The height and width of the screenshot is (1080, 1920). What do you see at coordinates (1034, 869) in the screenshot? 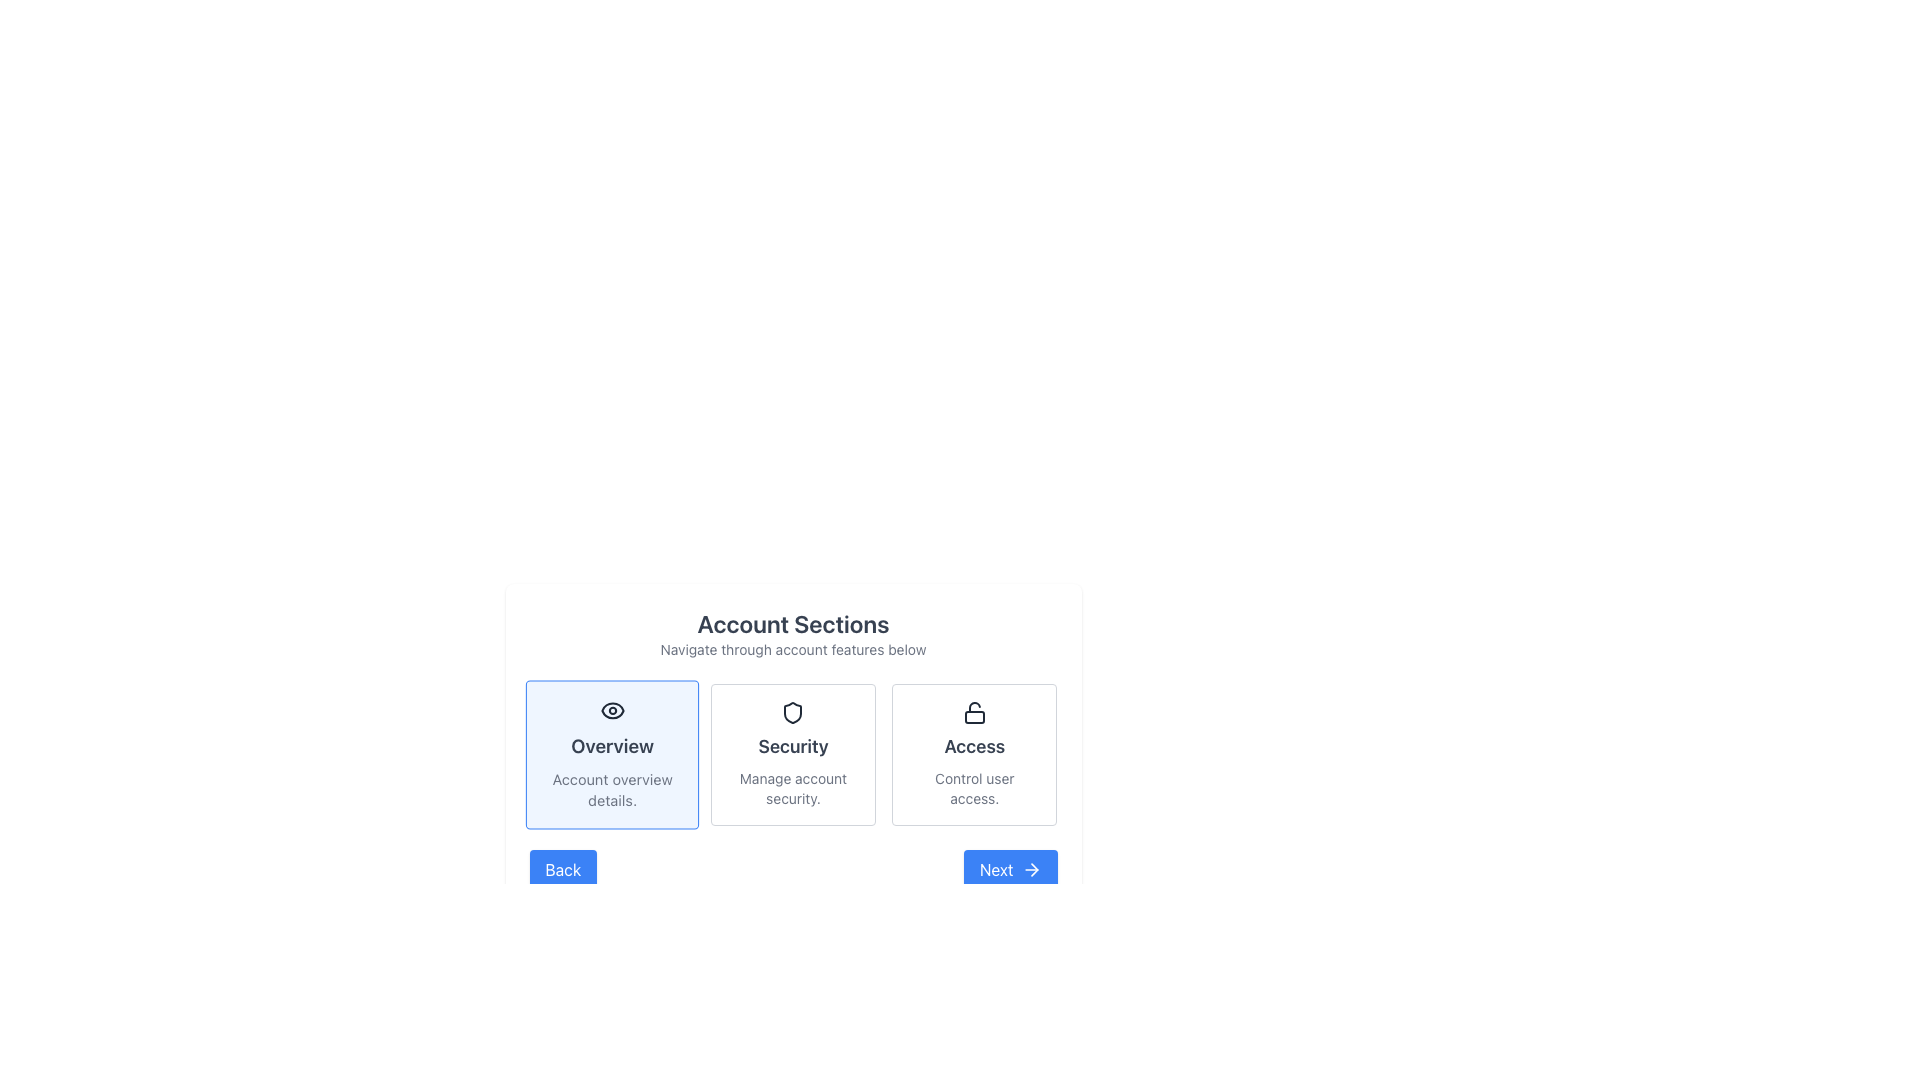
I see `the rightward-pointing arrow vector graphic icon within the 'Next' button, which serves as a visual cue for forward navigation` at bounding box center [1034, 869].